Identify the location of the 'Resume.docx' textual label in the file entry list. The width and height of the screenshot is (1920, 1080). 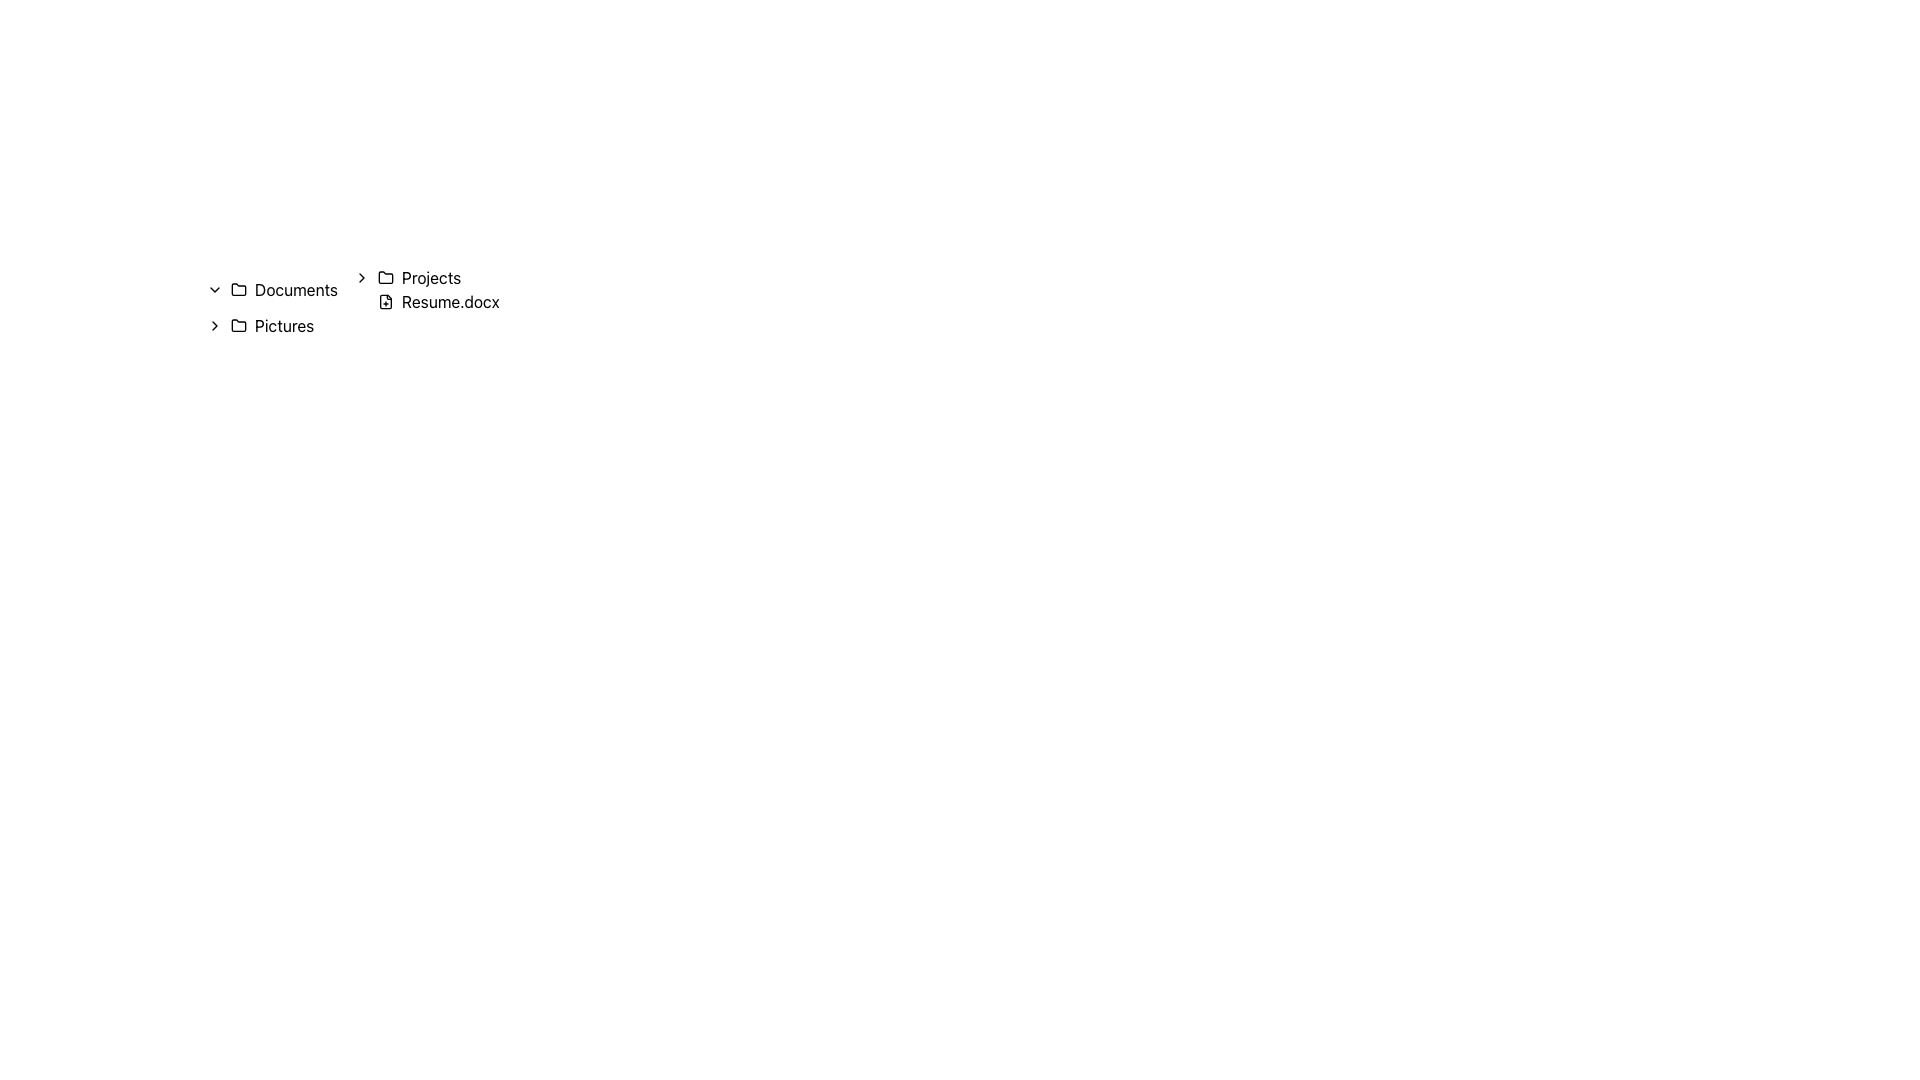
(449, 301).